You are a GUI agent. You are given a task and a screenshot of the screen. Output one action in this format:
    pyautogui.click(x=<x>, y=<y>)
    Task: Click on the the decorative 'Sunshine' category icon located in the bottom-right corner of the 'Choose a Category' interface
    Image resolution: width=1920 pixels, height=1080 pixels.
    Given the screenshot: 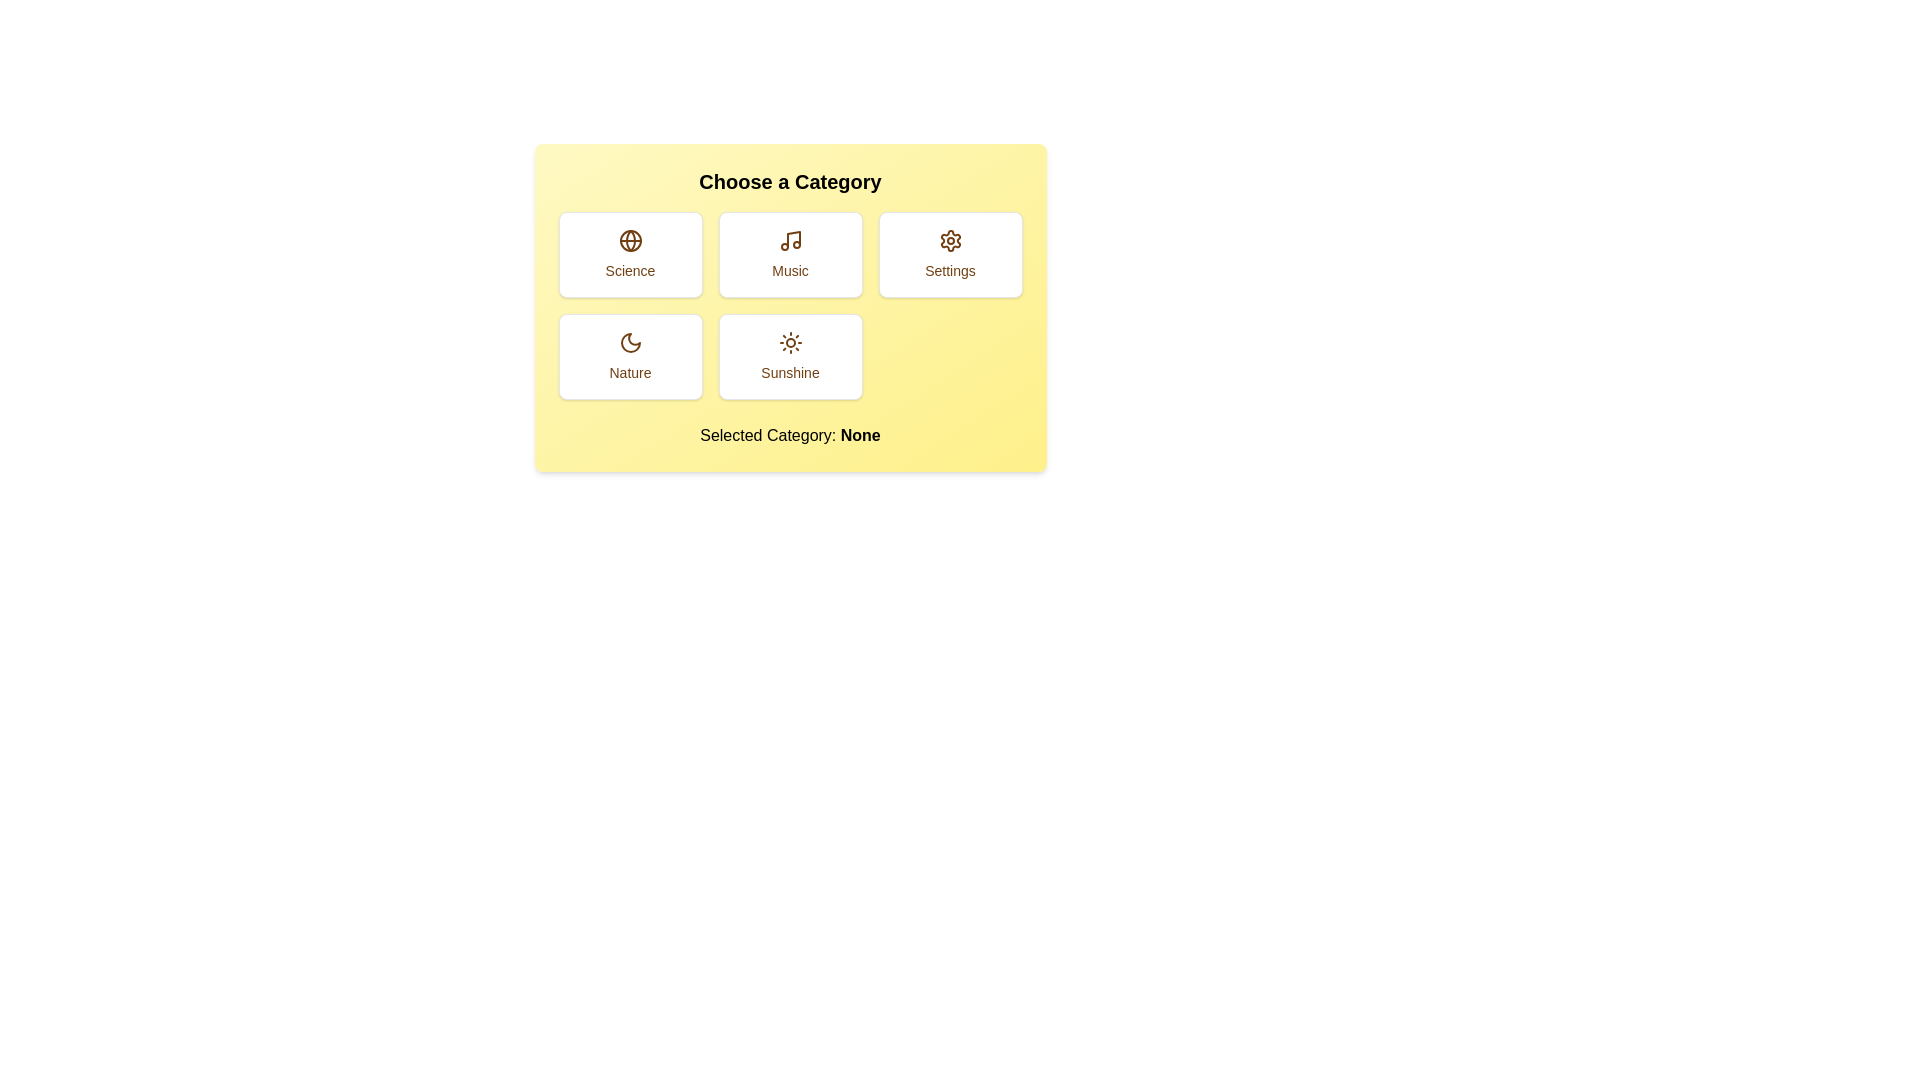 What is the action you would take?
    pyautogui.click(x=789, y=342)
    